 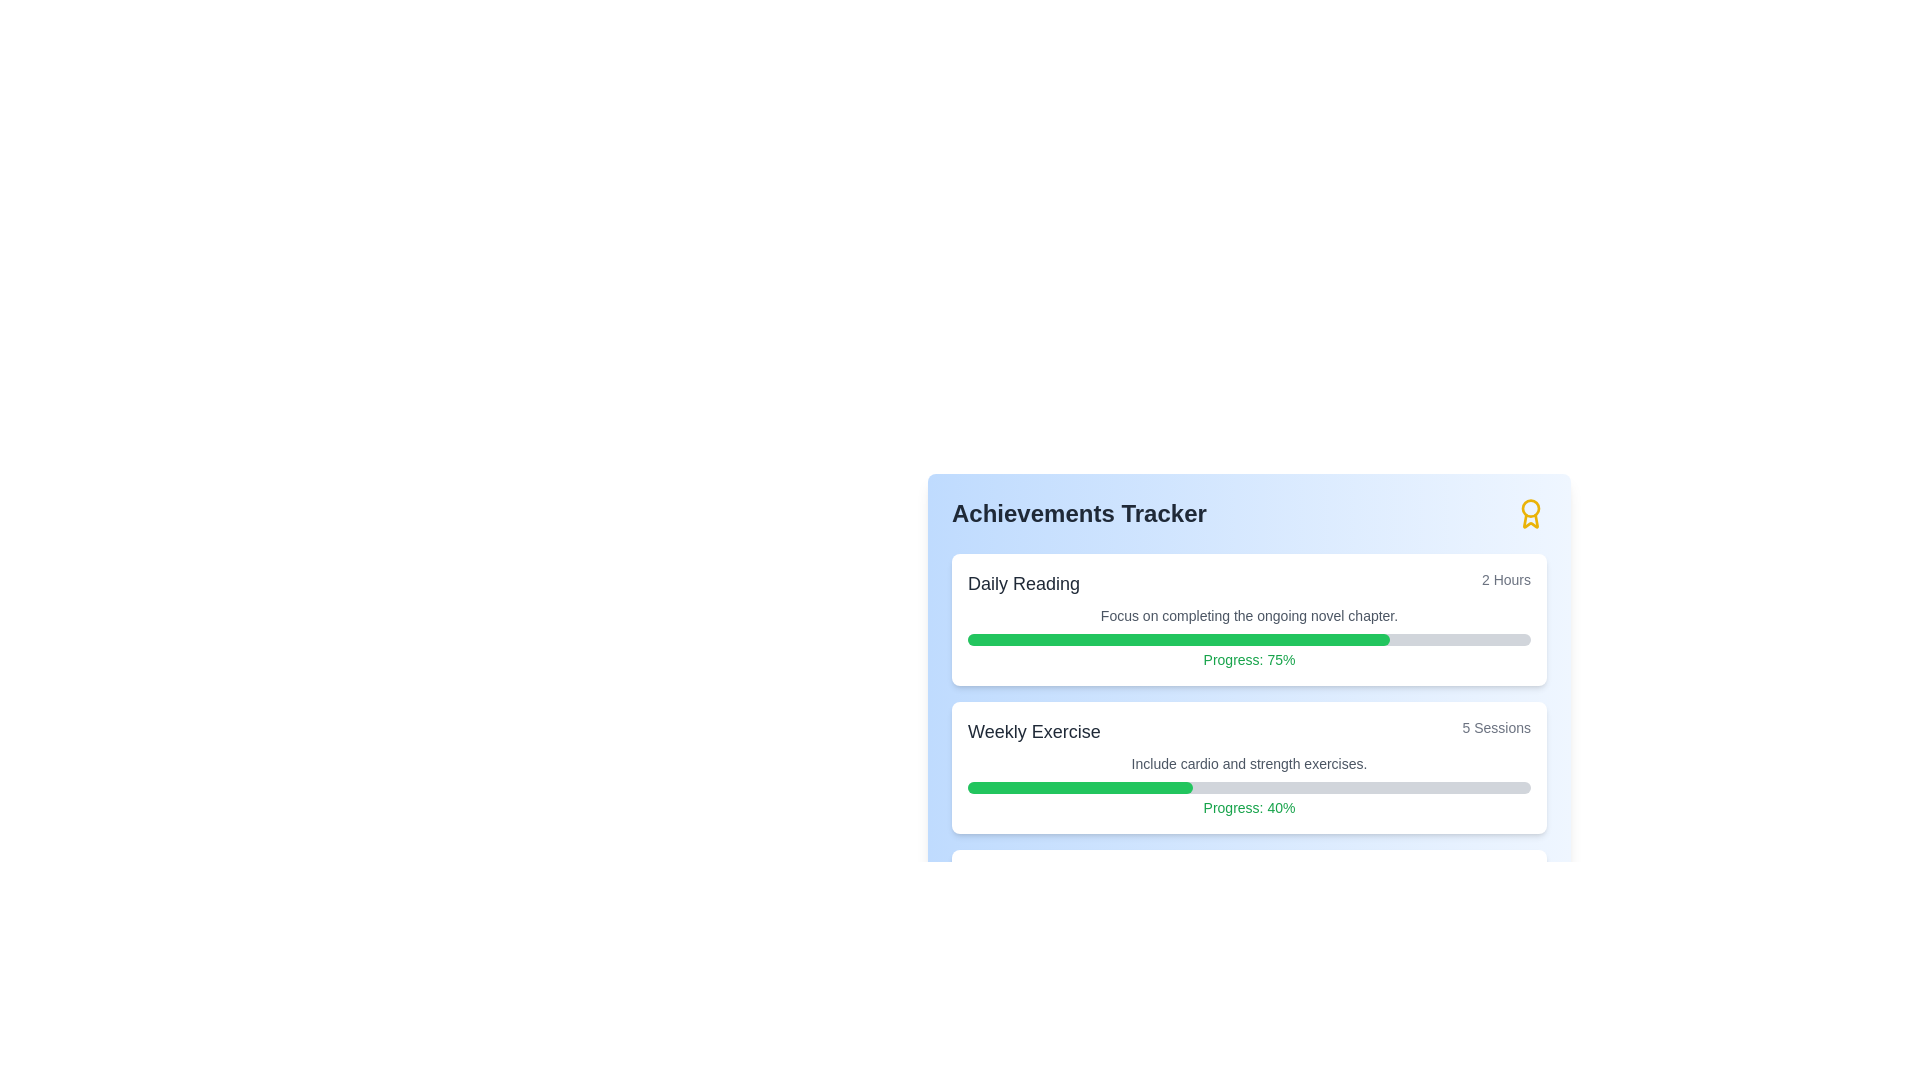 I want to click on the text label that identifies the weekly exercise tracking, positioned above the '5 Sessions' text and below the 'Daily Reading' section, so click(x=1034, y=732).